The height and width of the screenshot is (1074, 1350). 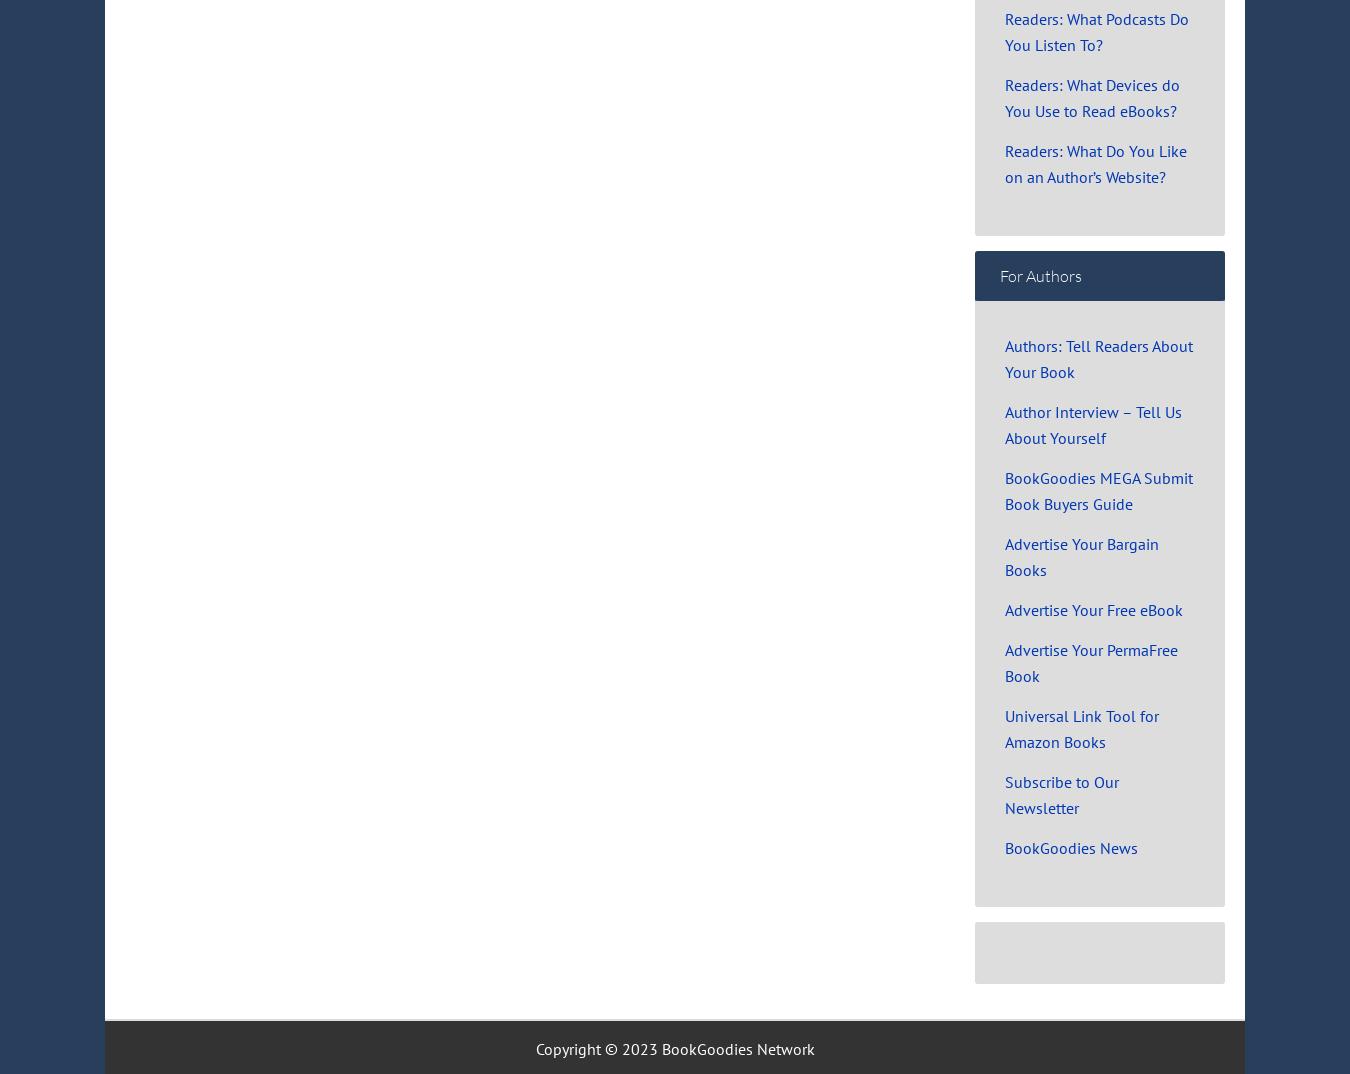 I want to click on 'Readers: What Podcasts Do You Listen To?', so click(x=1097, y=30).